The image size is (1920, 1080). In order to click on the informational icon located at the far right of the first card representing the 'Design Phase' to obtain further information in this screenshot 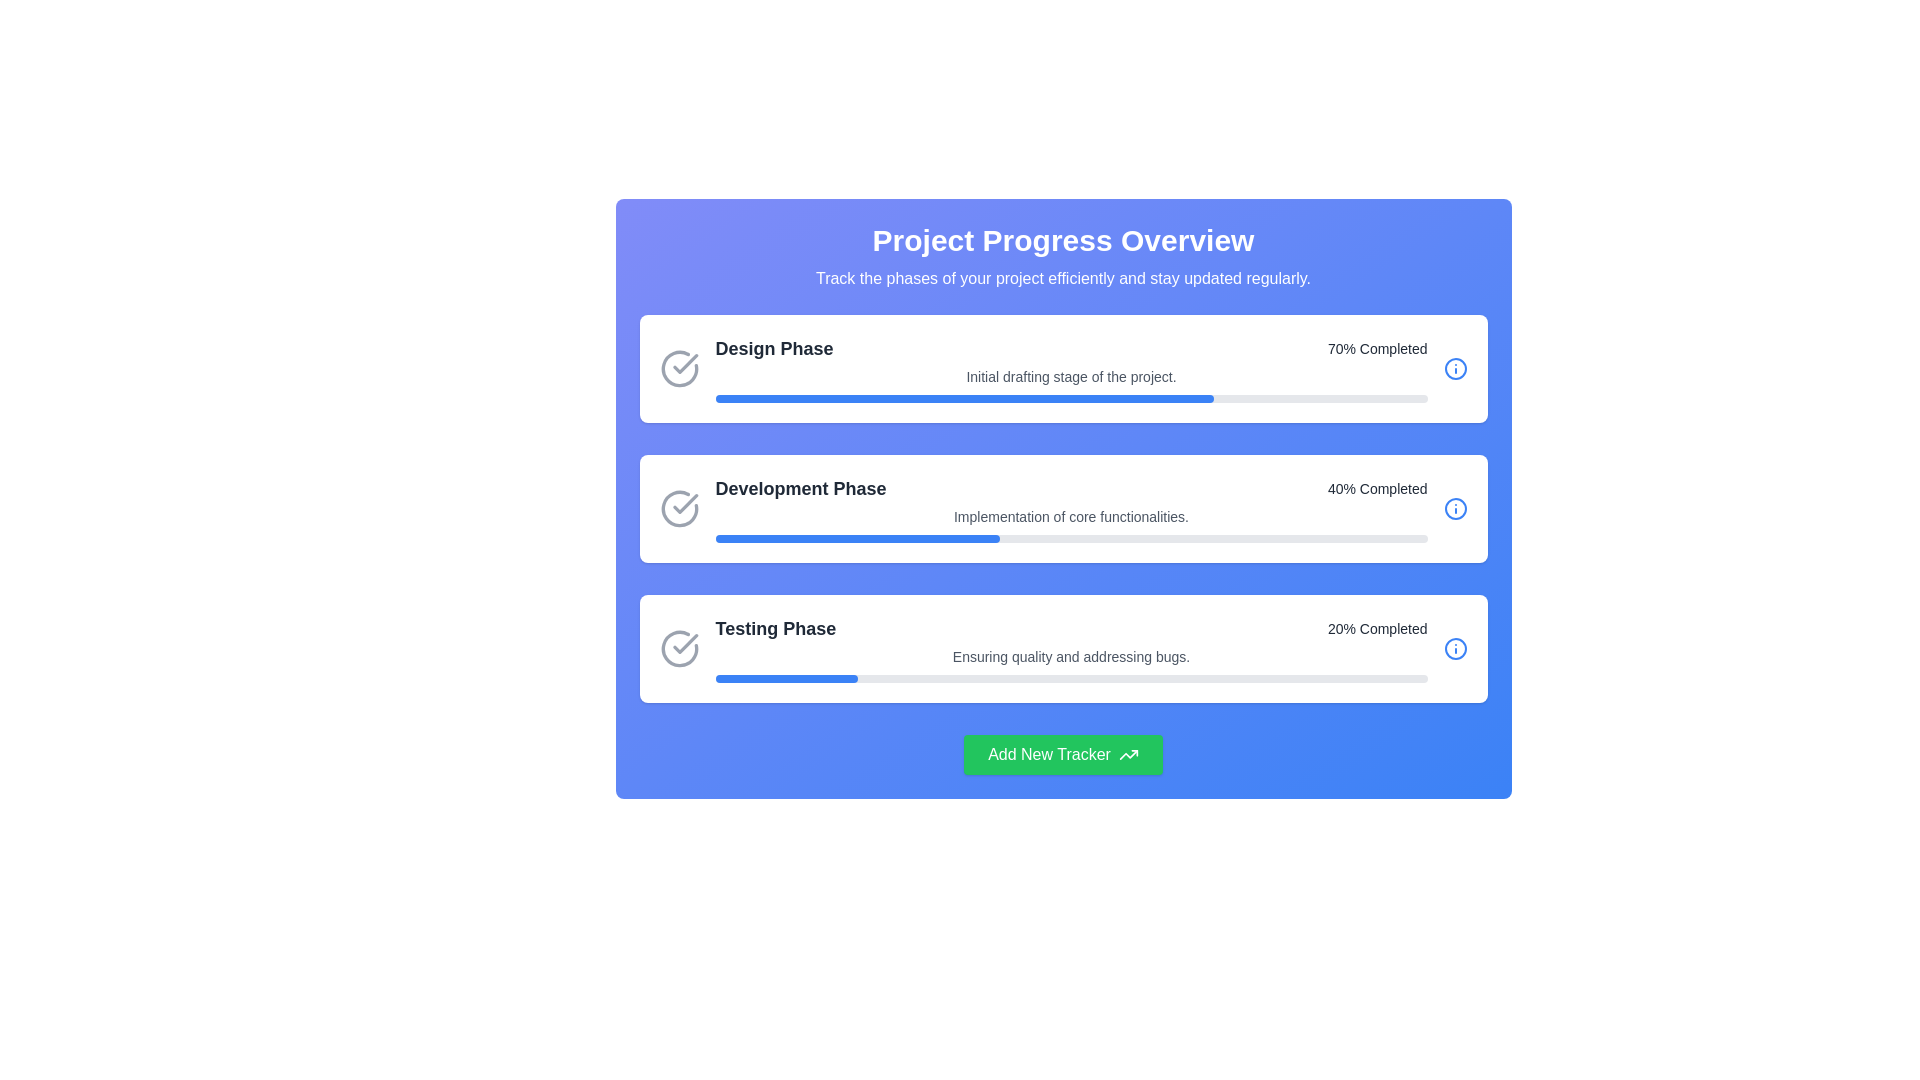, I will do `click(1455, 369)`.